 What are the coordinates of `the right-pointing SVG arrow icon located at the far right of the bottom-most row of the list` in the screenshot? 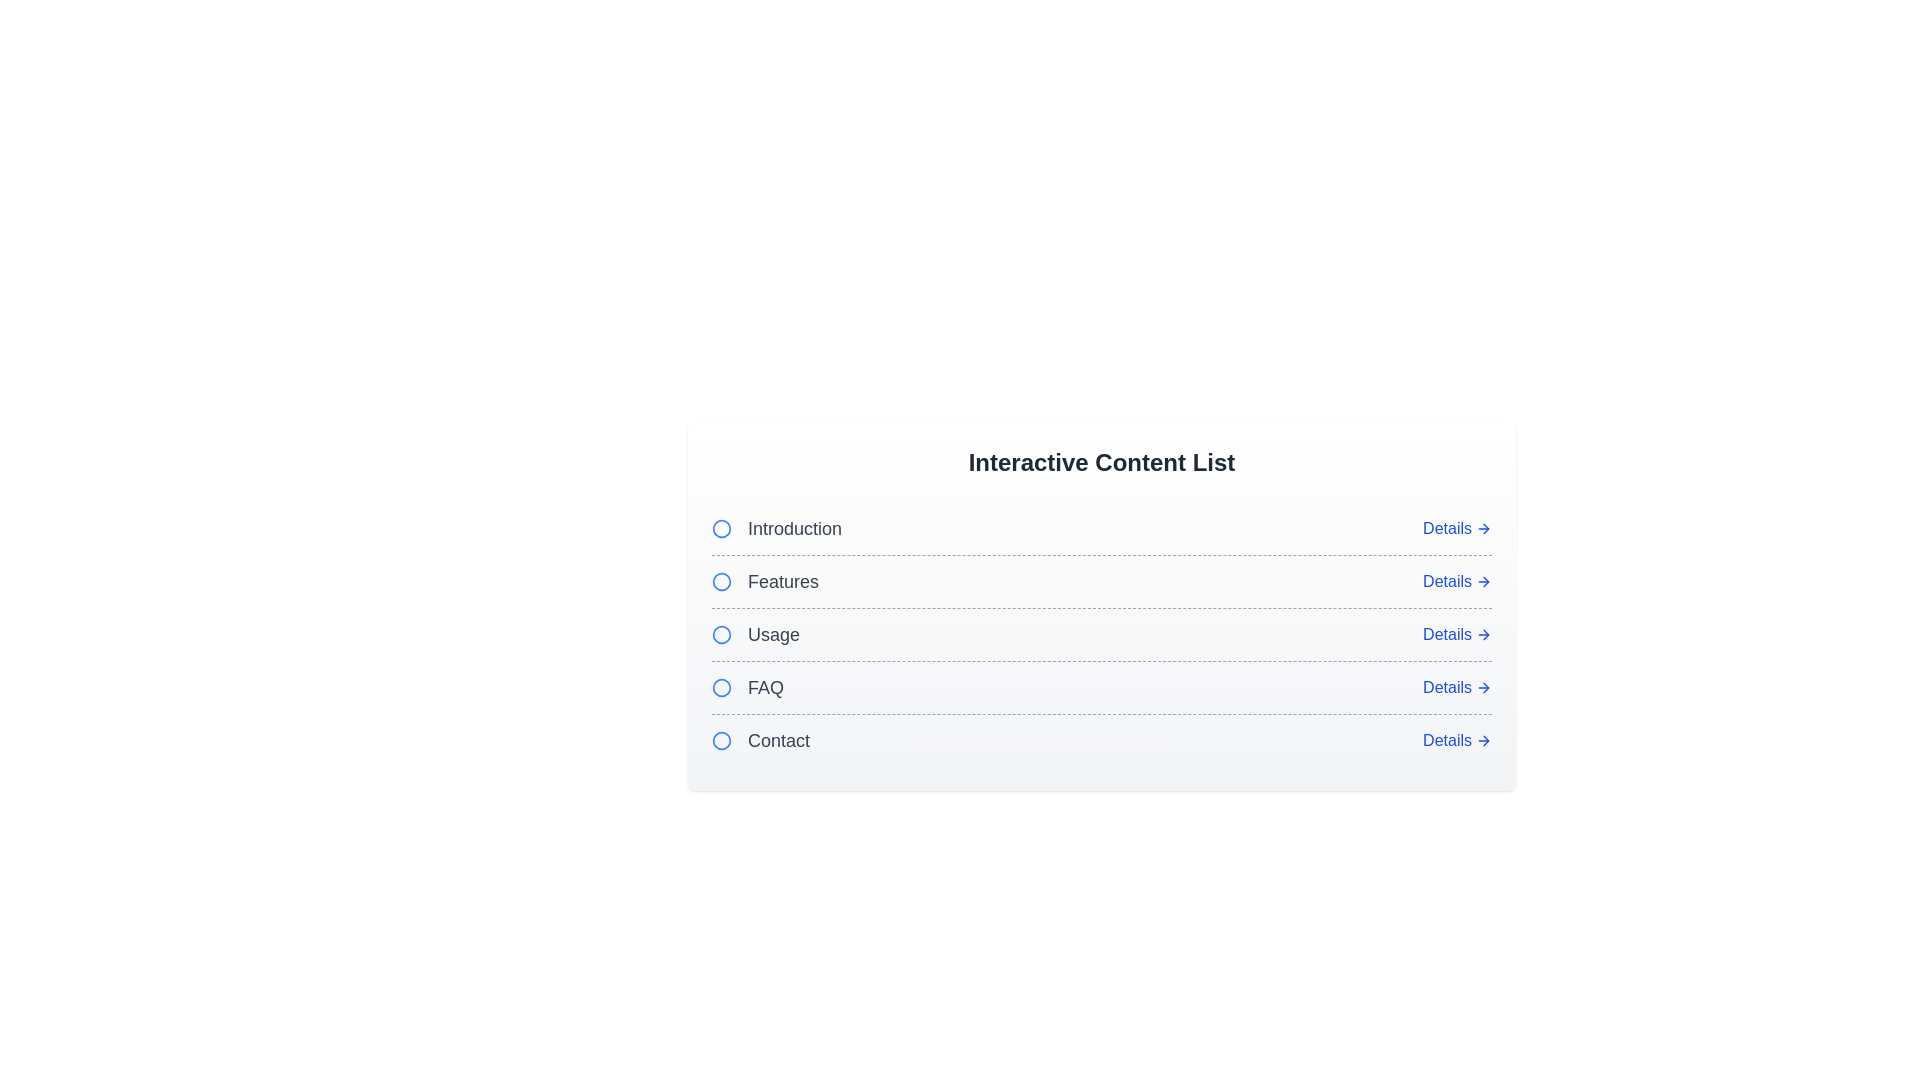 It's located at (1483, 740).